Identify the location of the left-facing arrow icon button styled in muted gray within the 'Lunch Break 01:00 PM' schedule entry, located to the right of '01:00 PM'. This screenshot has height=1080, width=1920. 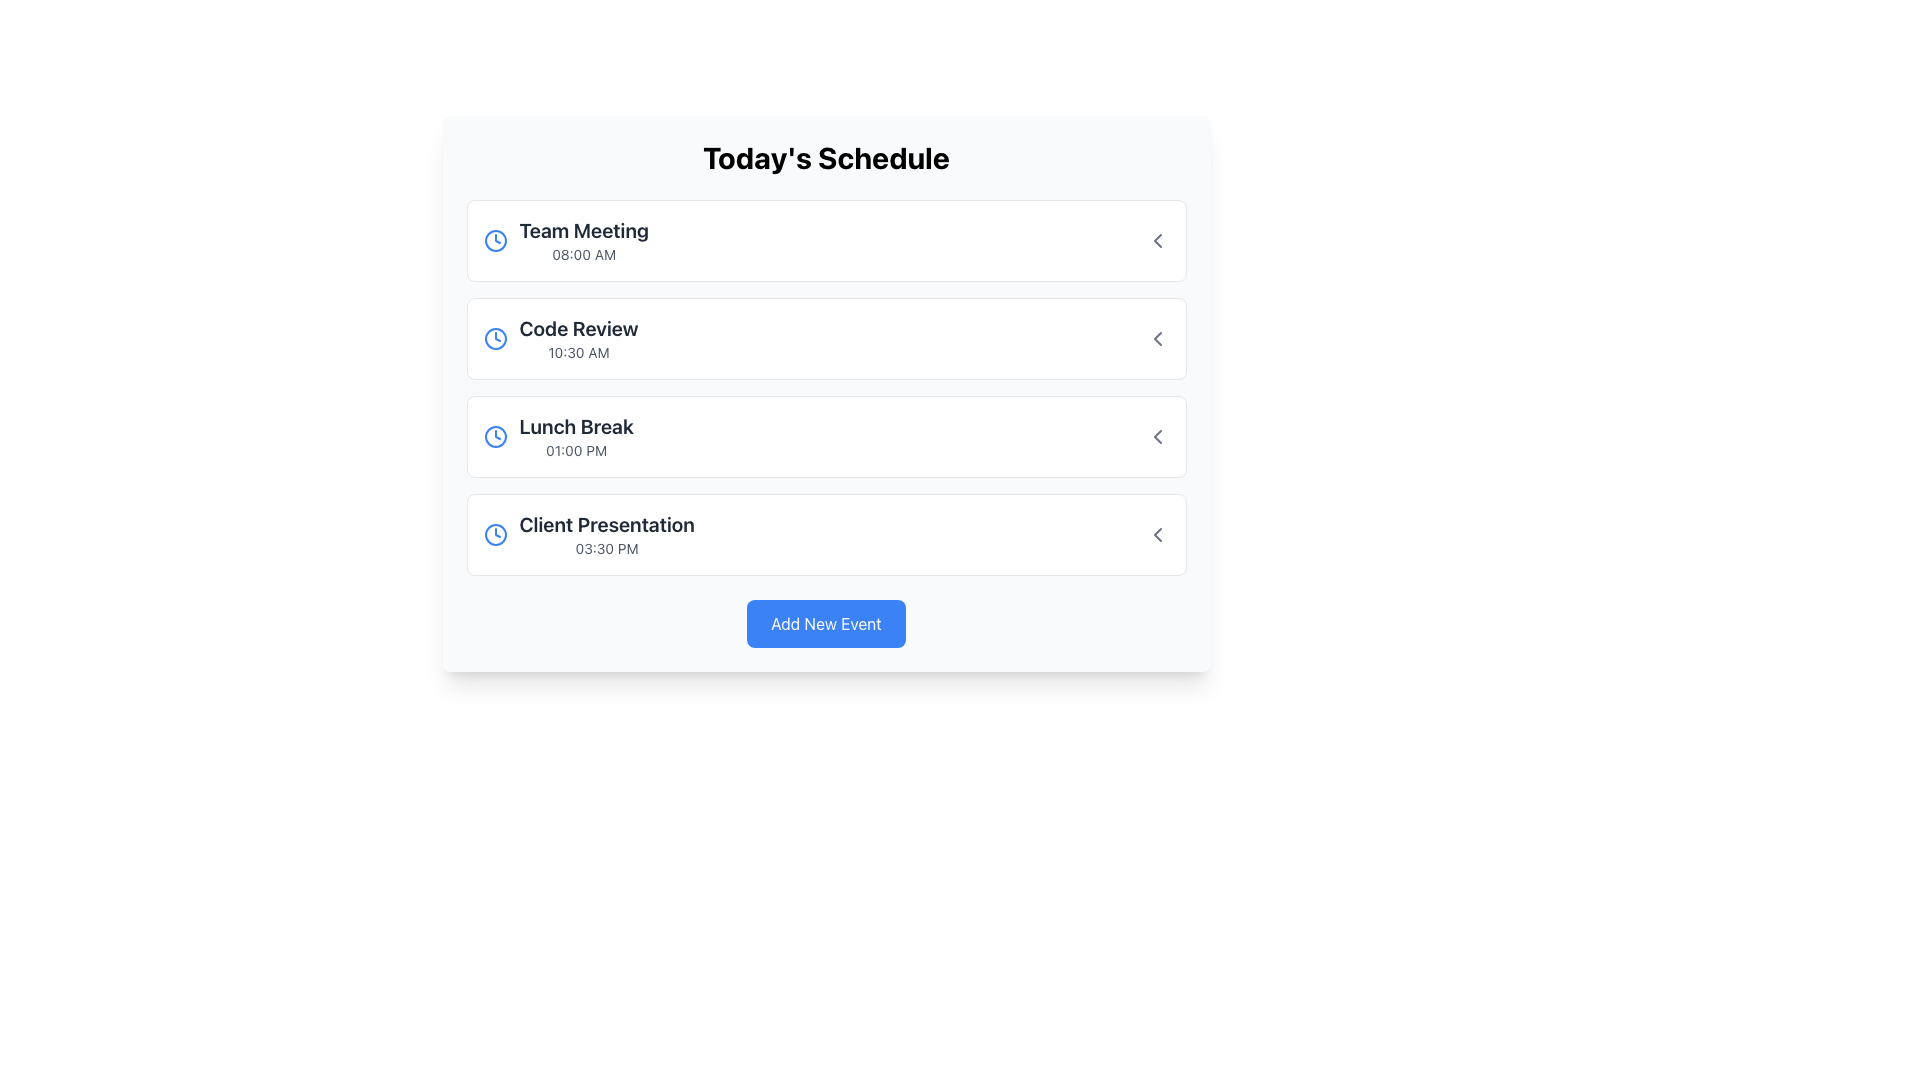
(1157, 435).